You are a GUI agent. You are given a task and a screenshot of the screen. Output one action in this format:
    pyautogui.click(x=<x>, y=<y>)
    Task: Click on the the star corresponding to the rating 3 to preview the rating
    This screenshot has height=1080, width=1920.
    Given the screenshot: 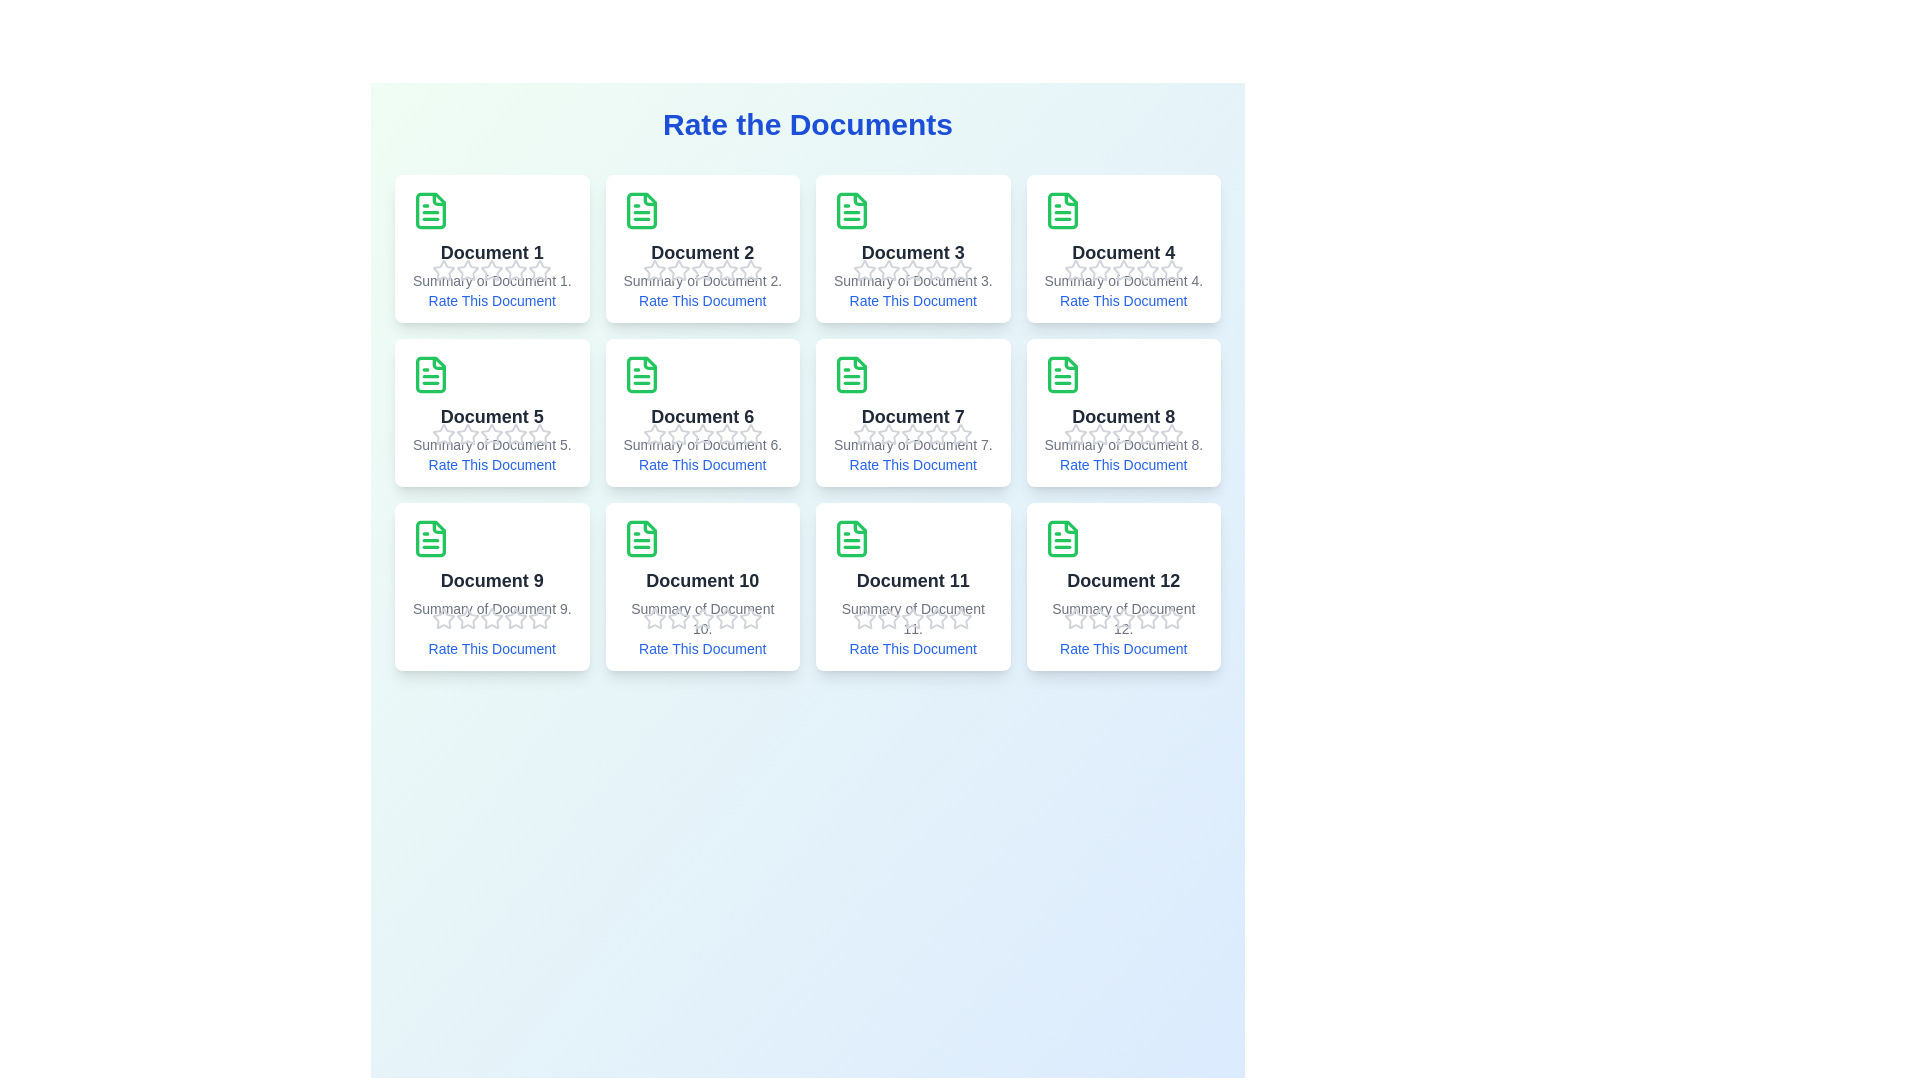 What is the action you would take?
    pyautogui.click(x=492, y=270)
    